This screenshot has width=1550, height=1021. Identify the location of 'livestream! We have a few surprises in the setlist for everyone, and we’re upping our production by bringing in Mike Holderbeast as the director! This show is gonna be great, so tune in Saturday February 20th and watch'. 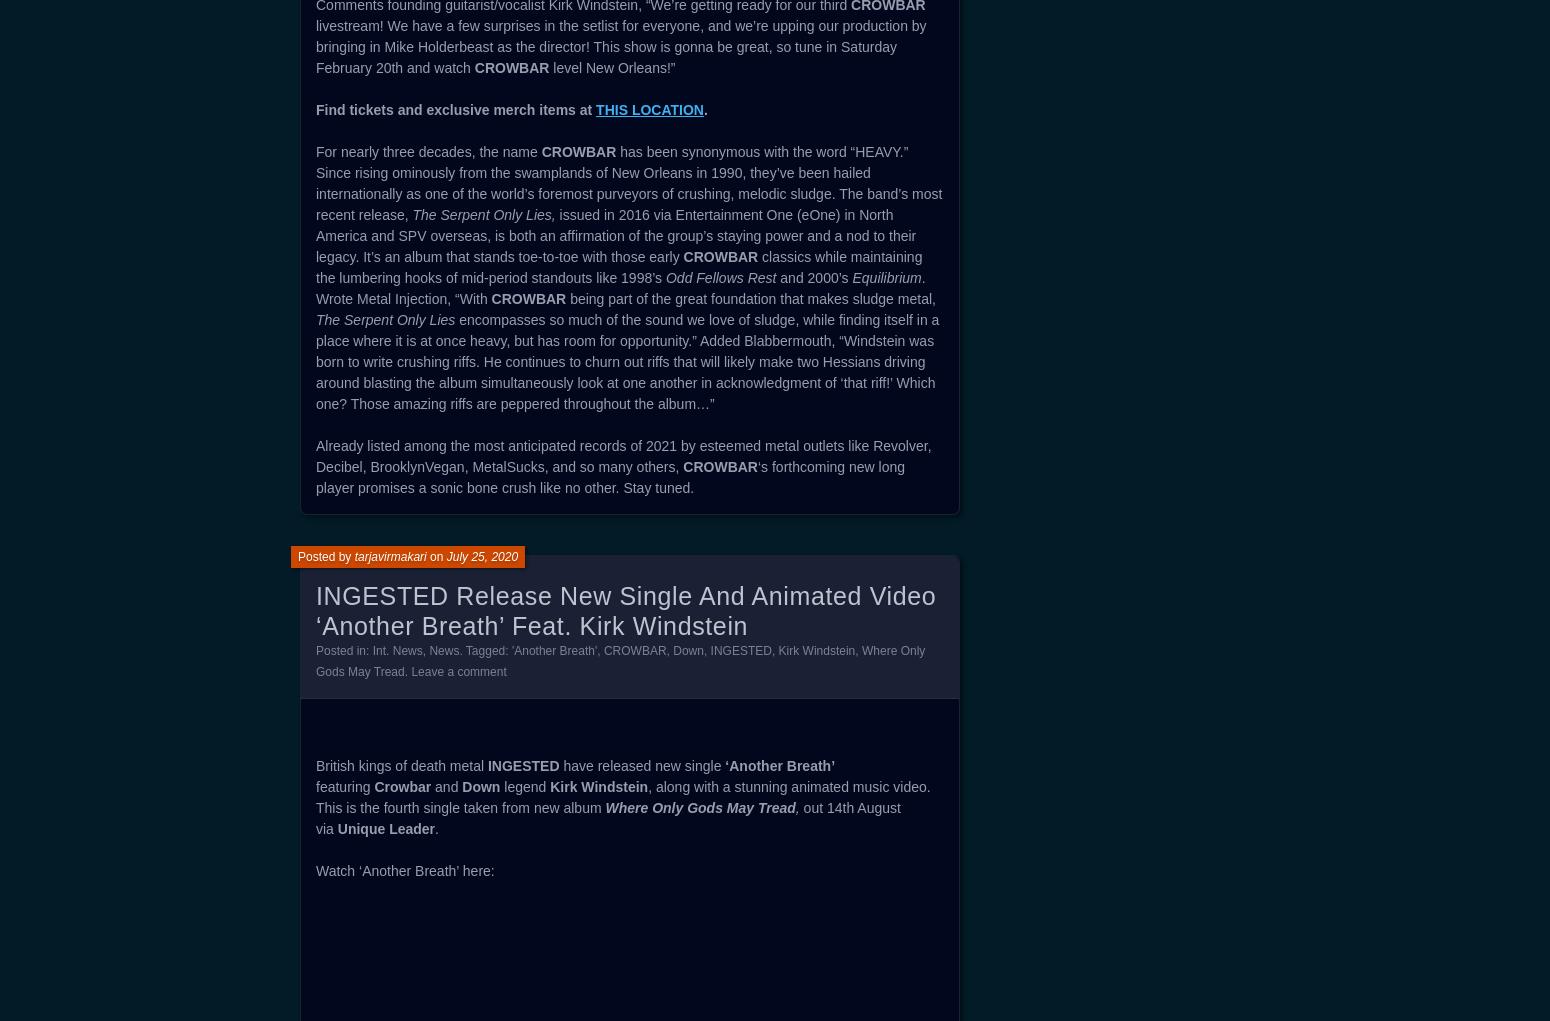
(315, 46).